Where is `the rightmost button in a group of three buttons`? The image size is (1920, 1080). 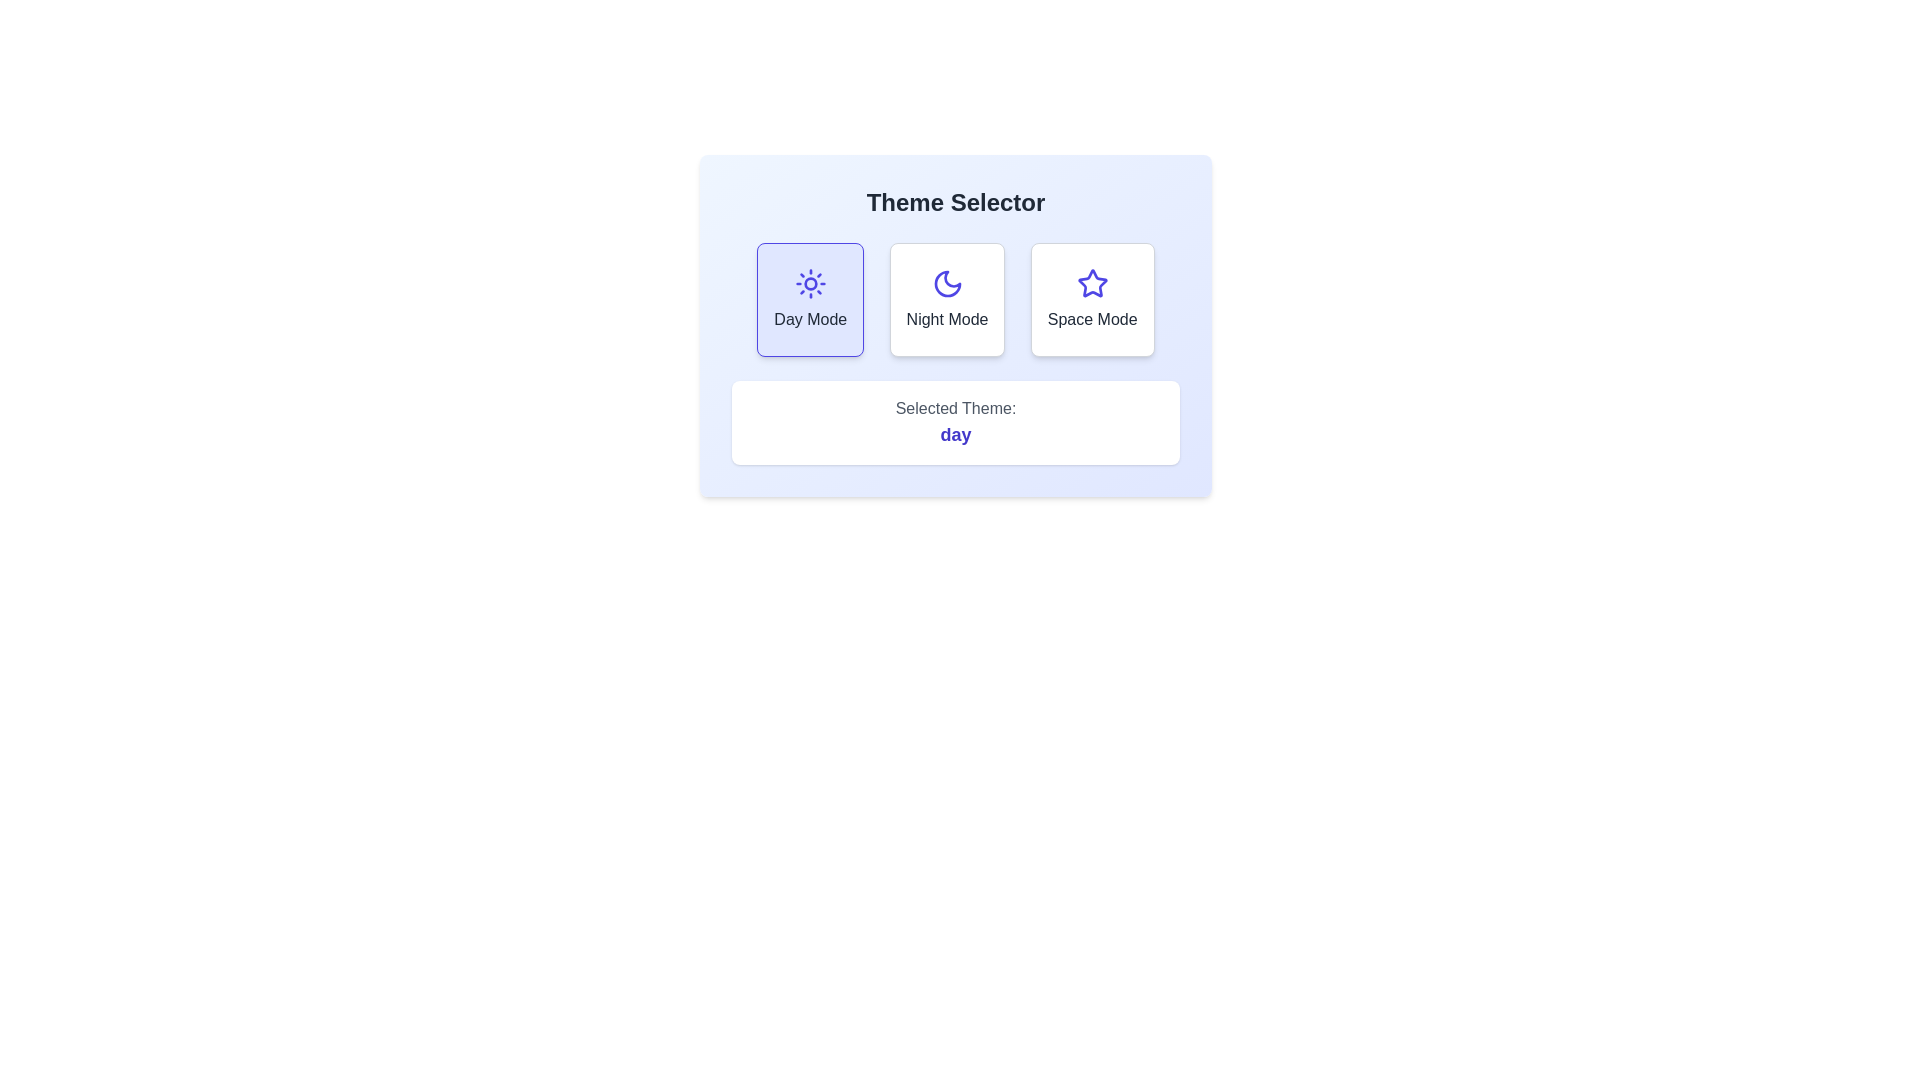 the rightmost button in a group of three buttons is located at coordinates (1091, 300).